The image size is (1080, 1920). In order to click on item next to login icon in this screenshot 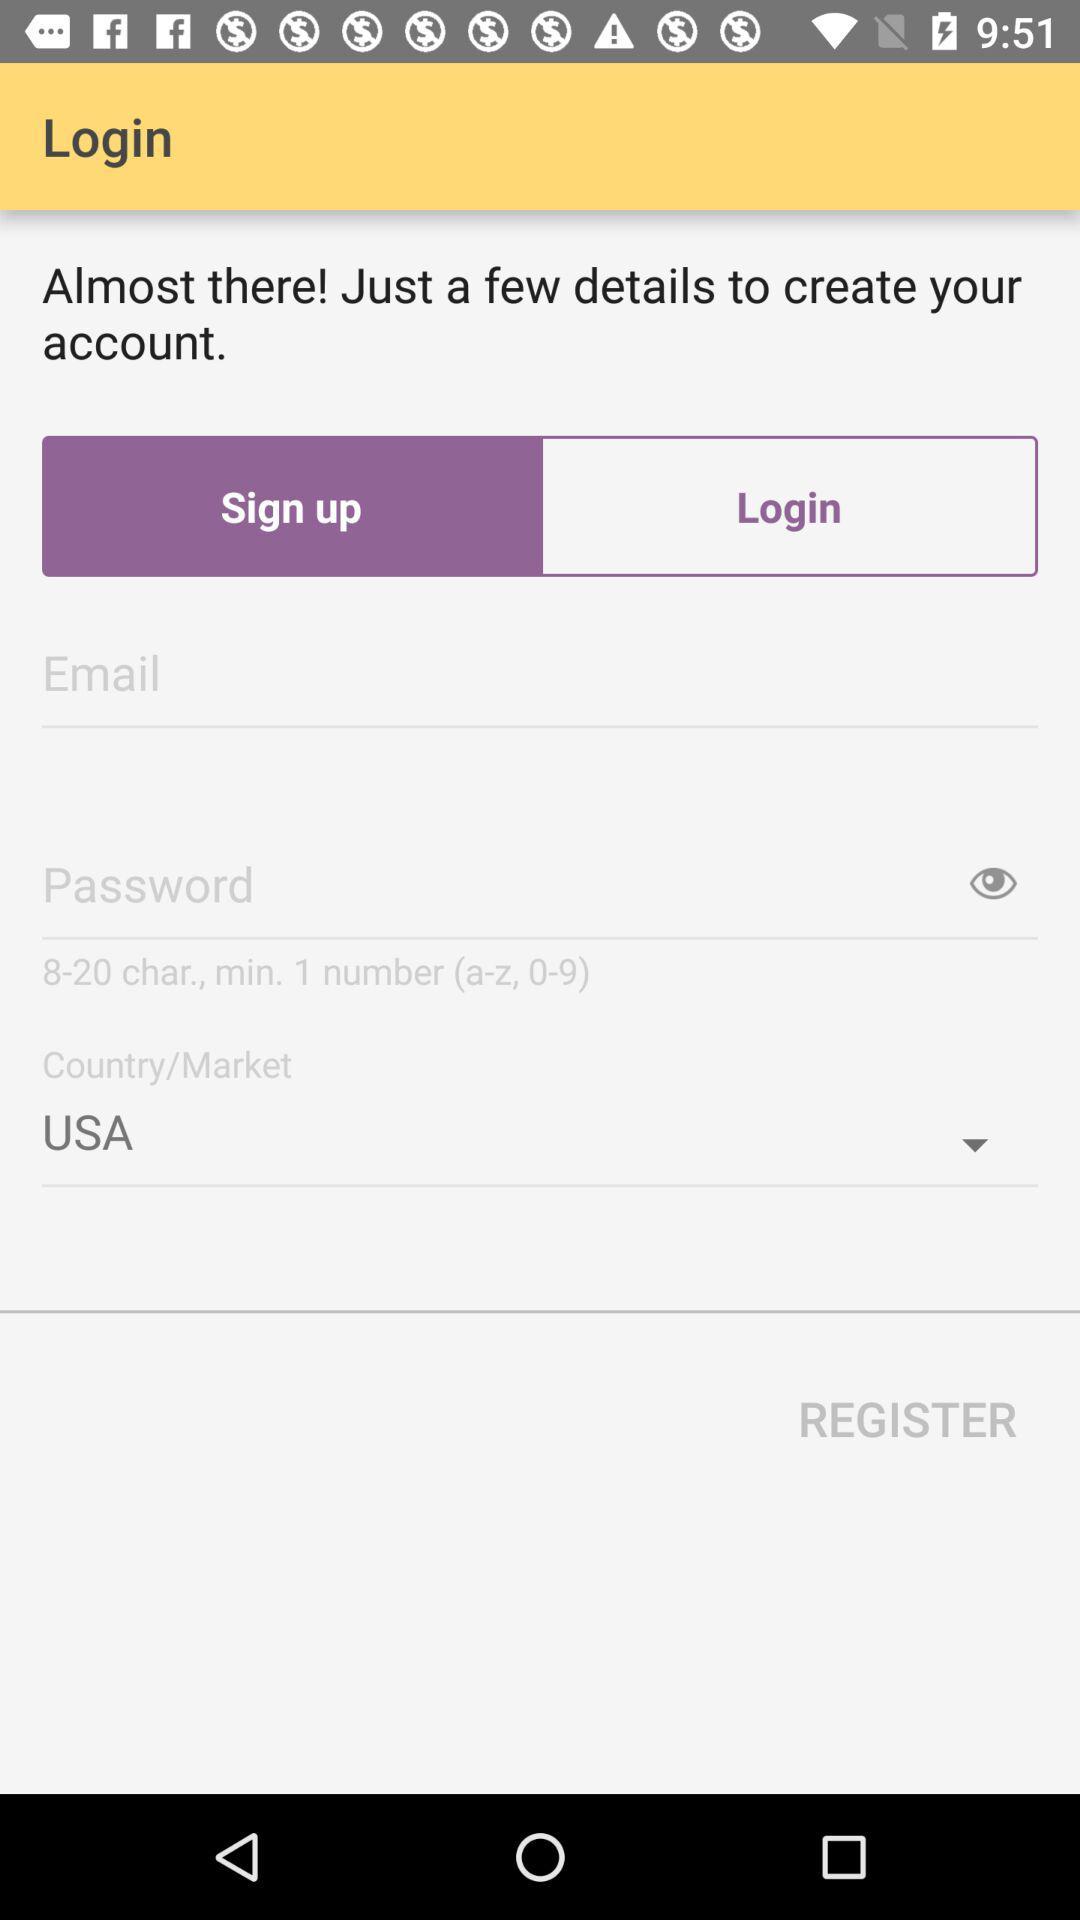, I will do `click(290, 506)`.